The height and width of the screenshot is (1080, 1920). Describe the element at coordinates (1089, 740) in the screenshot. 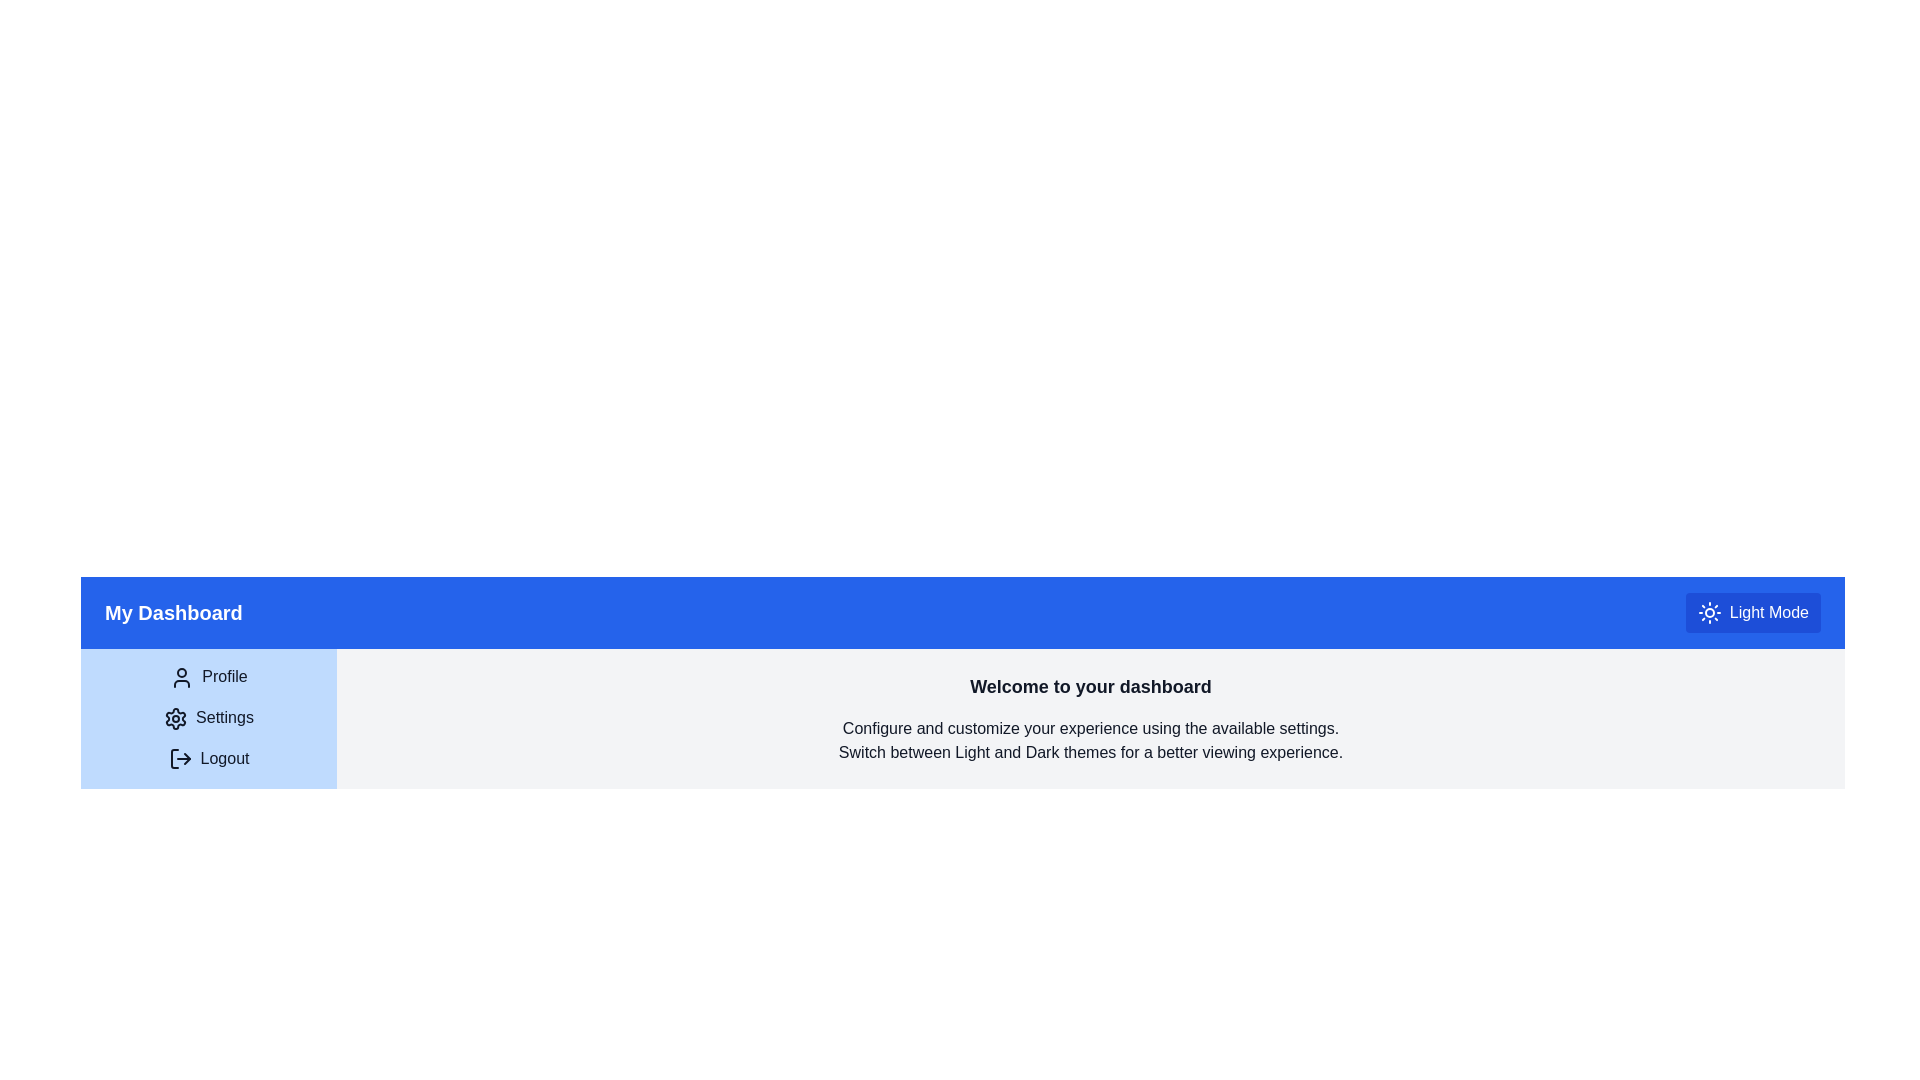

I see `the informational Text block located below the header text 'Welcome to your dashboard' in the content section, which provides guidance on configuring dashboard settings and theme options` at that location.